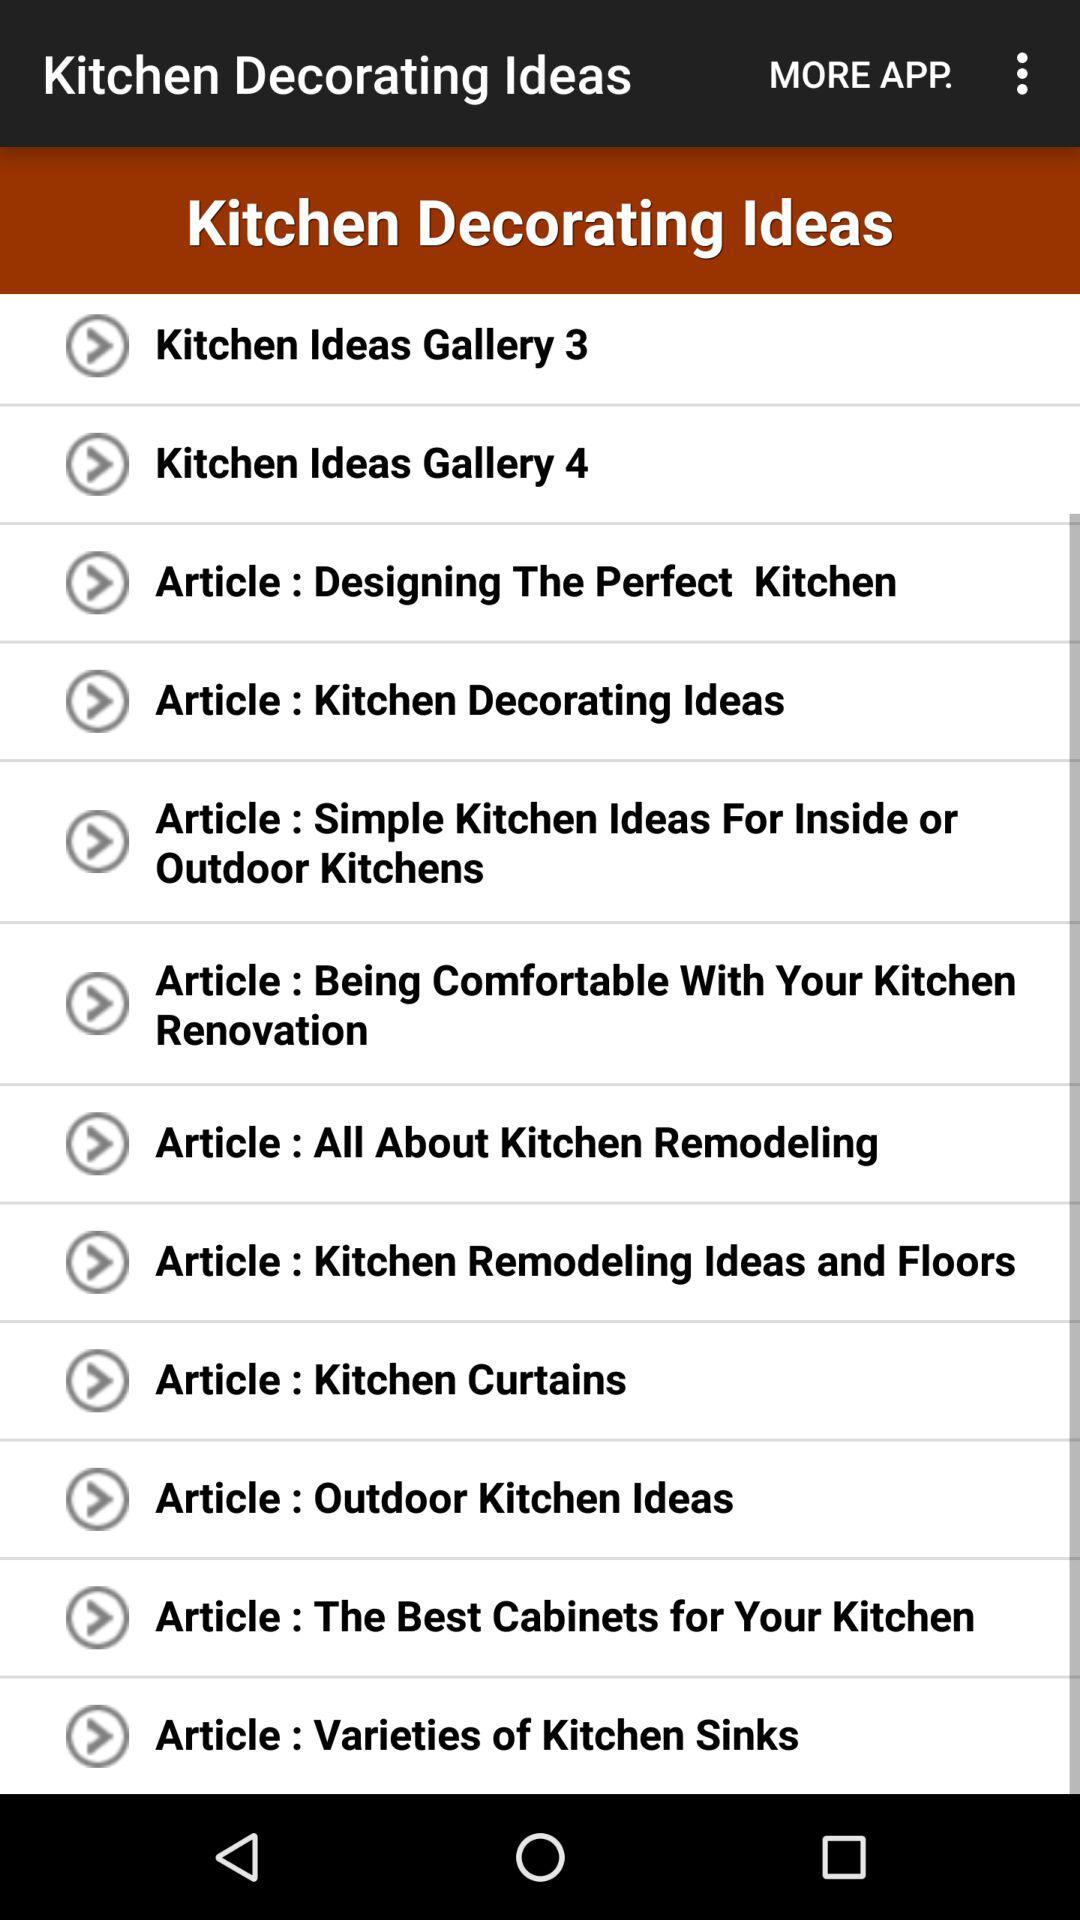  I want to click on item next to the more app., so click(1027, 73).